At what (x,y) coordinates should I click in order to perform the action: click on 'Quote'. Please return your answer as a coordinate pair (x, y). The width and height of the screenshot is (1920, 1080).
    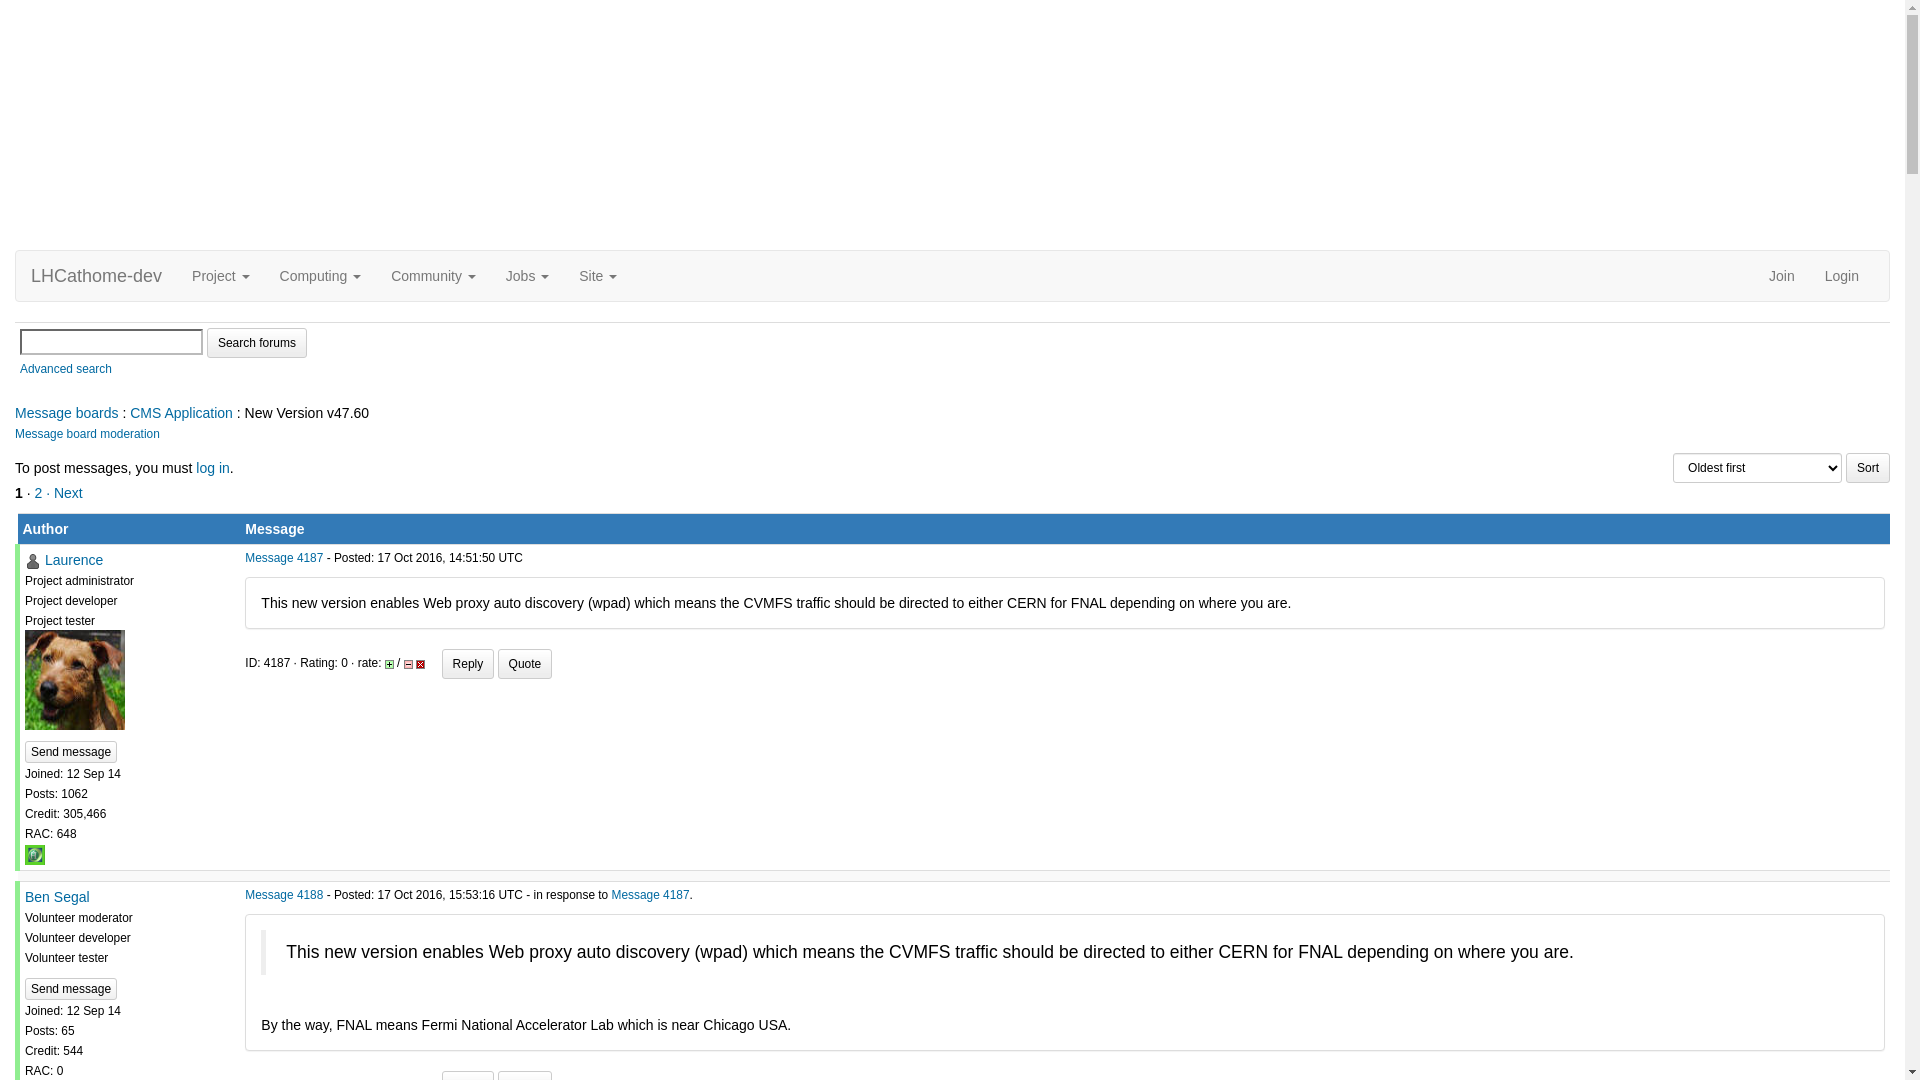
    Looking at the image, I should click on (525, 663).